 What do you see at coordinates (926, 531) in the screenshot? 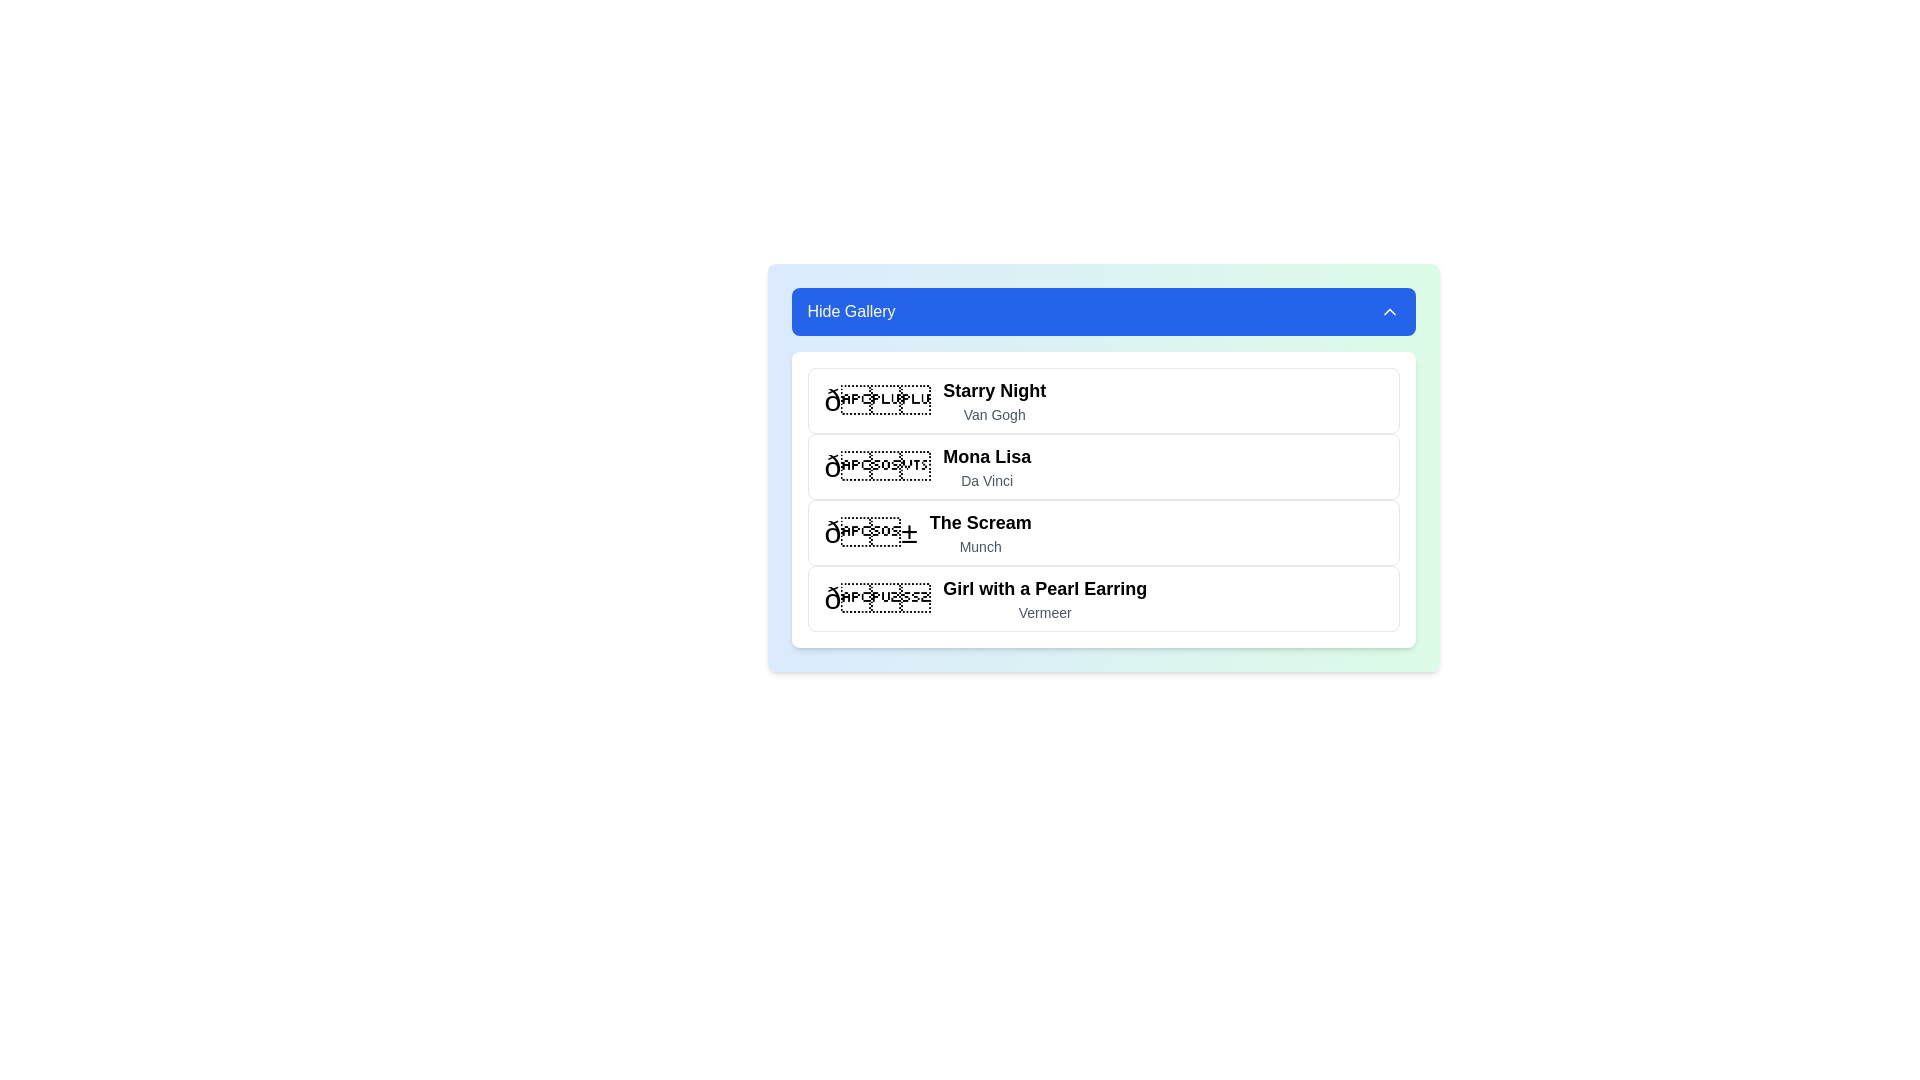
I see `the third item in the list labeled 'The Scream' by 'Munch'` at bounding box center [926, 531].